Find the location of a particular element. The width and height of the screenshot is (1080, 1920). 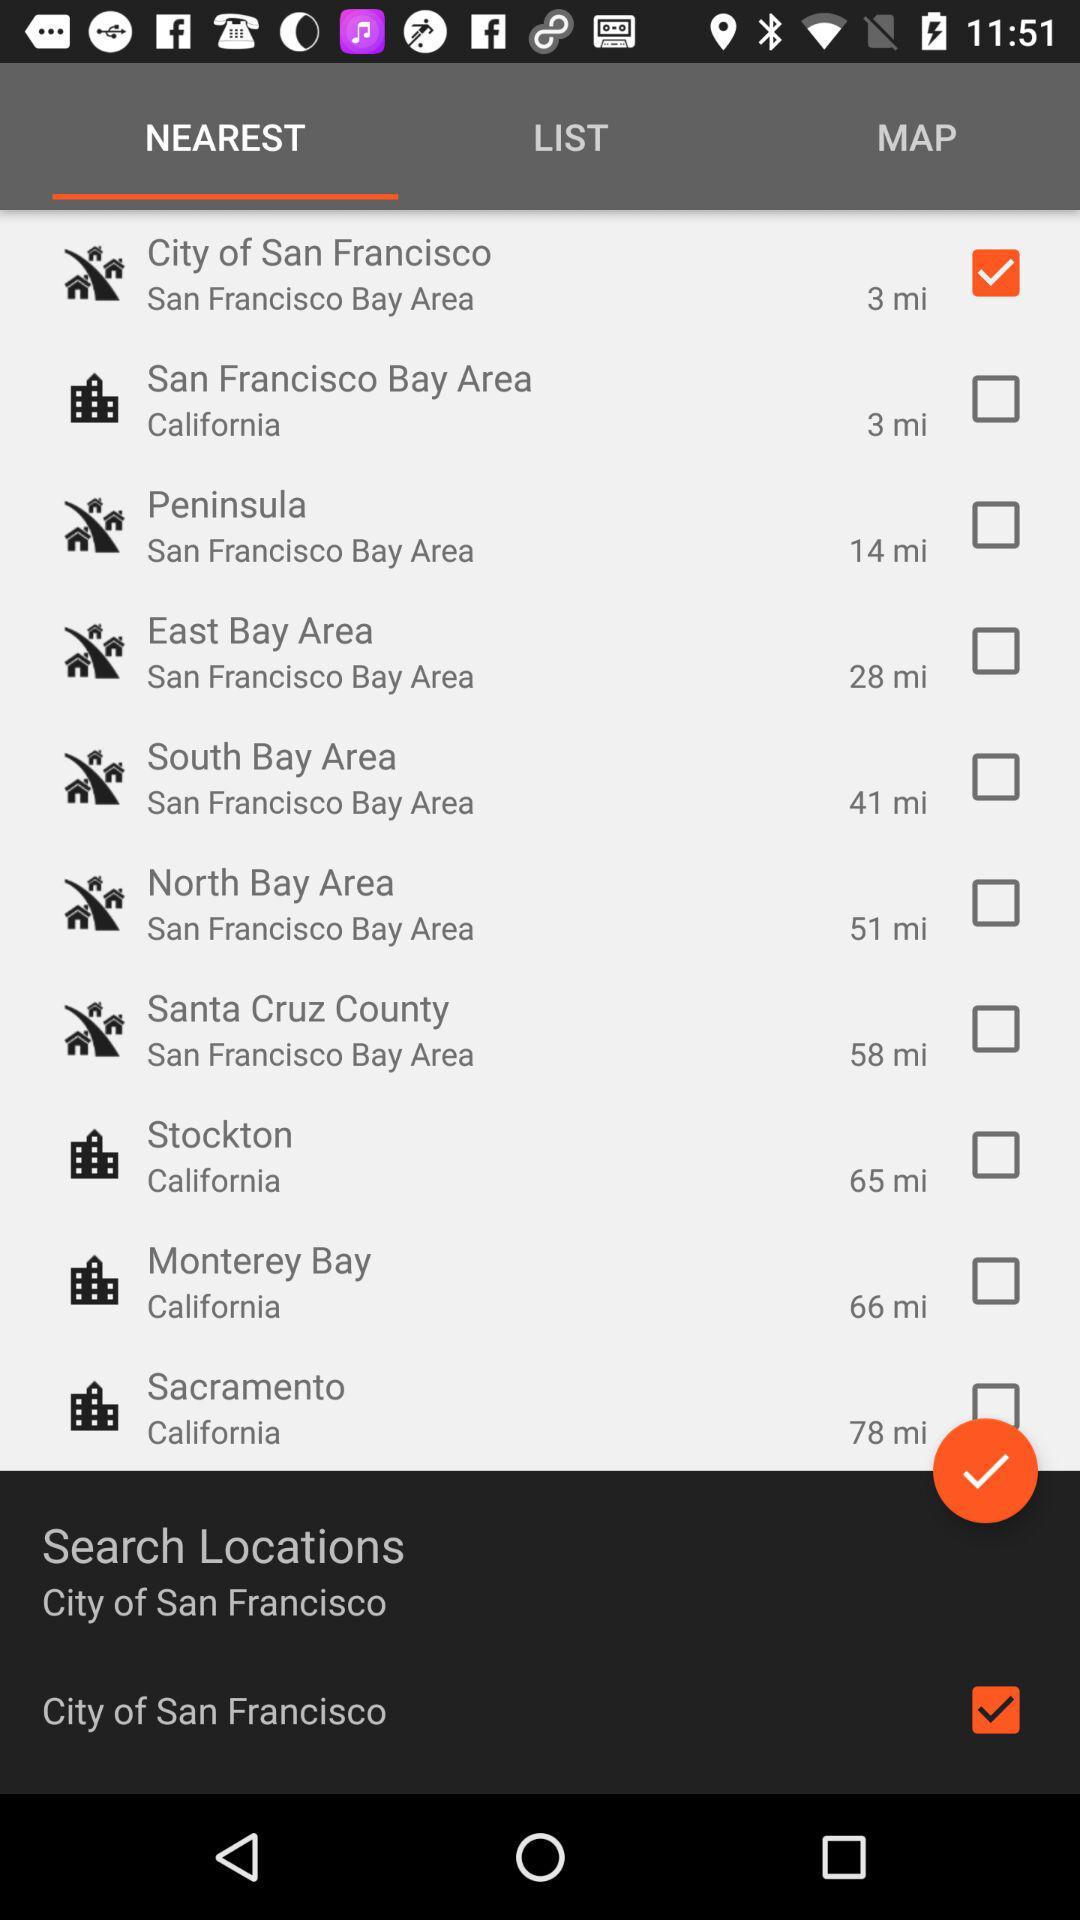

location is located at coordinates (995, 901).